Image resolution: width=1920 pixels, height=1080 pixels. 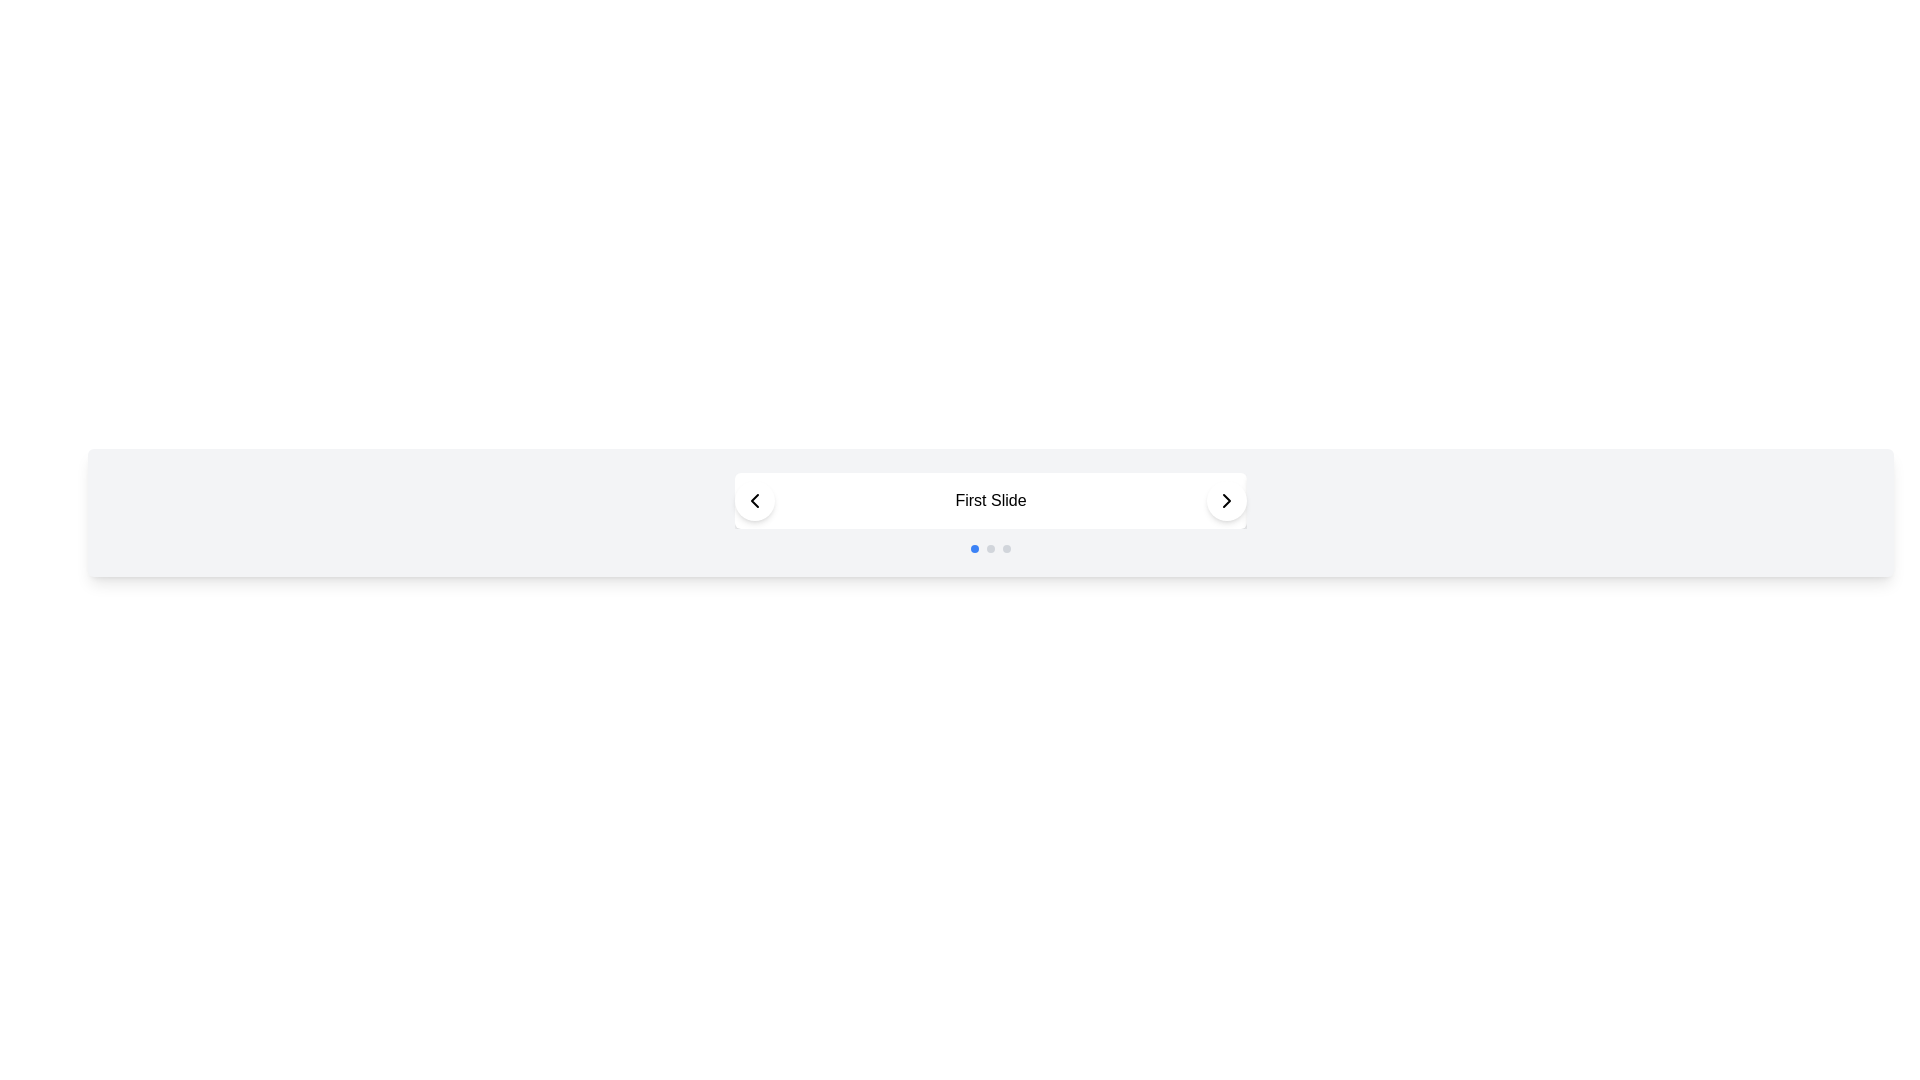 I want to click on the highlighted blue dot of the Carousel Indicator (Dot Navigation) located below the main carousel display area to possibly preview or display a tooltip, so click(x=990, y=548).